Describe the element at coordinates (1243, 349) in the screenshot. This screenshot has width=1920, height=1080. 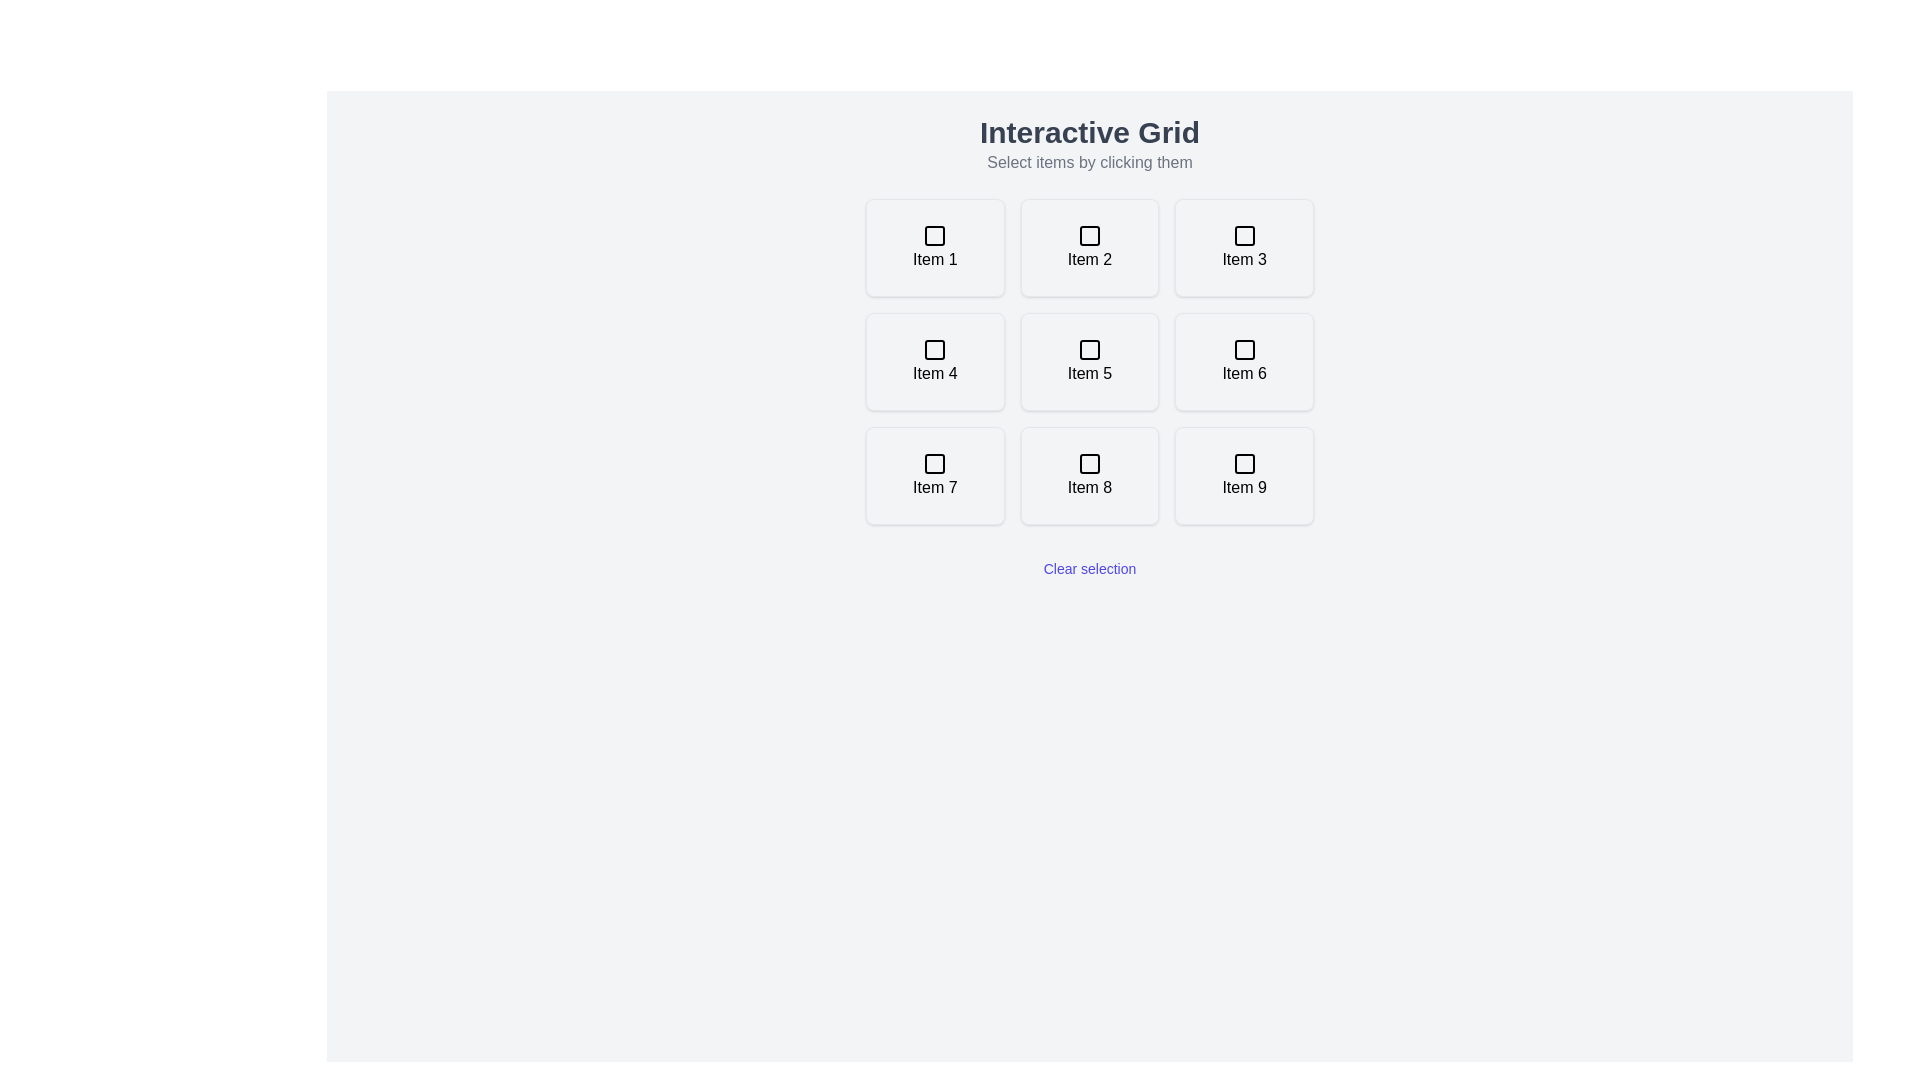
I see `the selectable icon located in the third row of the three-by-three interactive grid, specifically in the cell labeled 'Item 6'` at that location.